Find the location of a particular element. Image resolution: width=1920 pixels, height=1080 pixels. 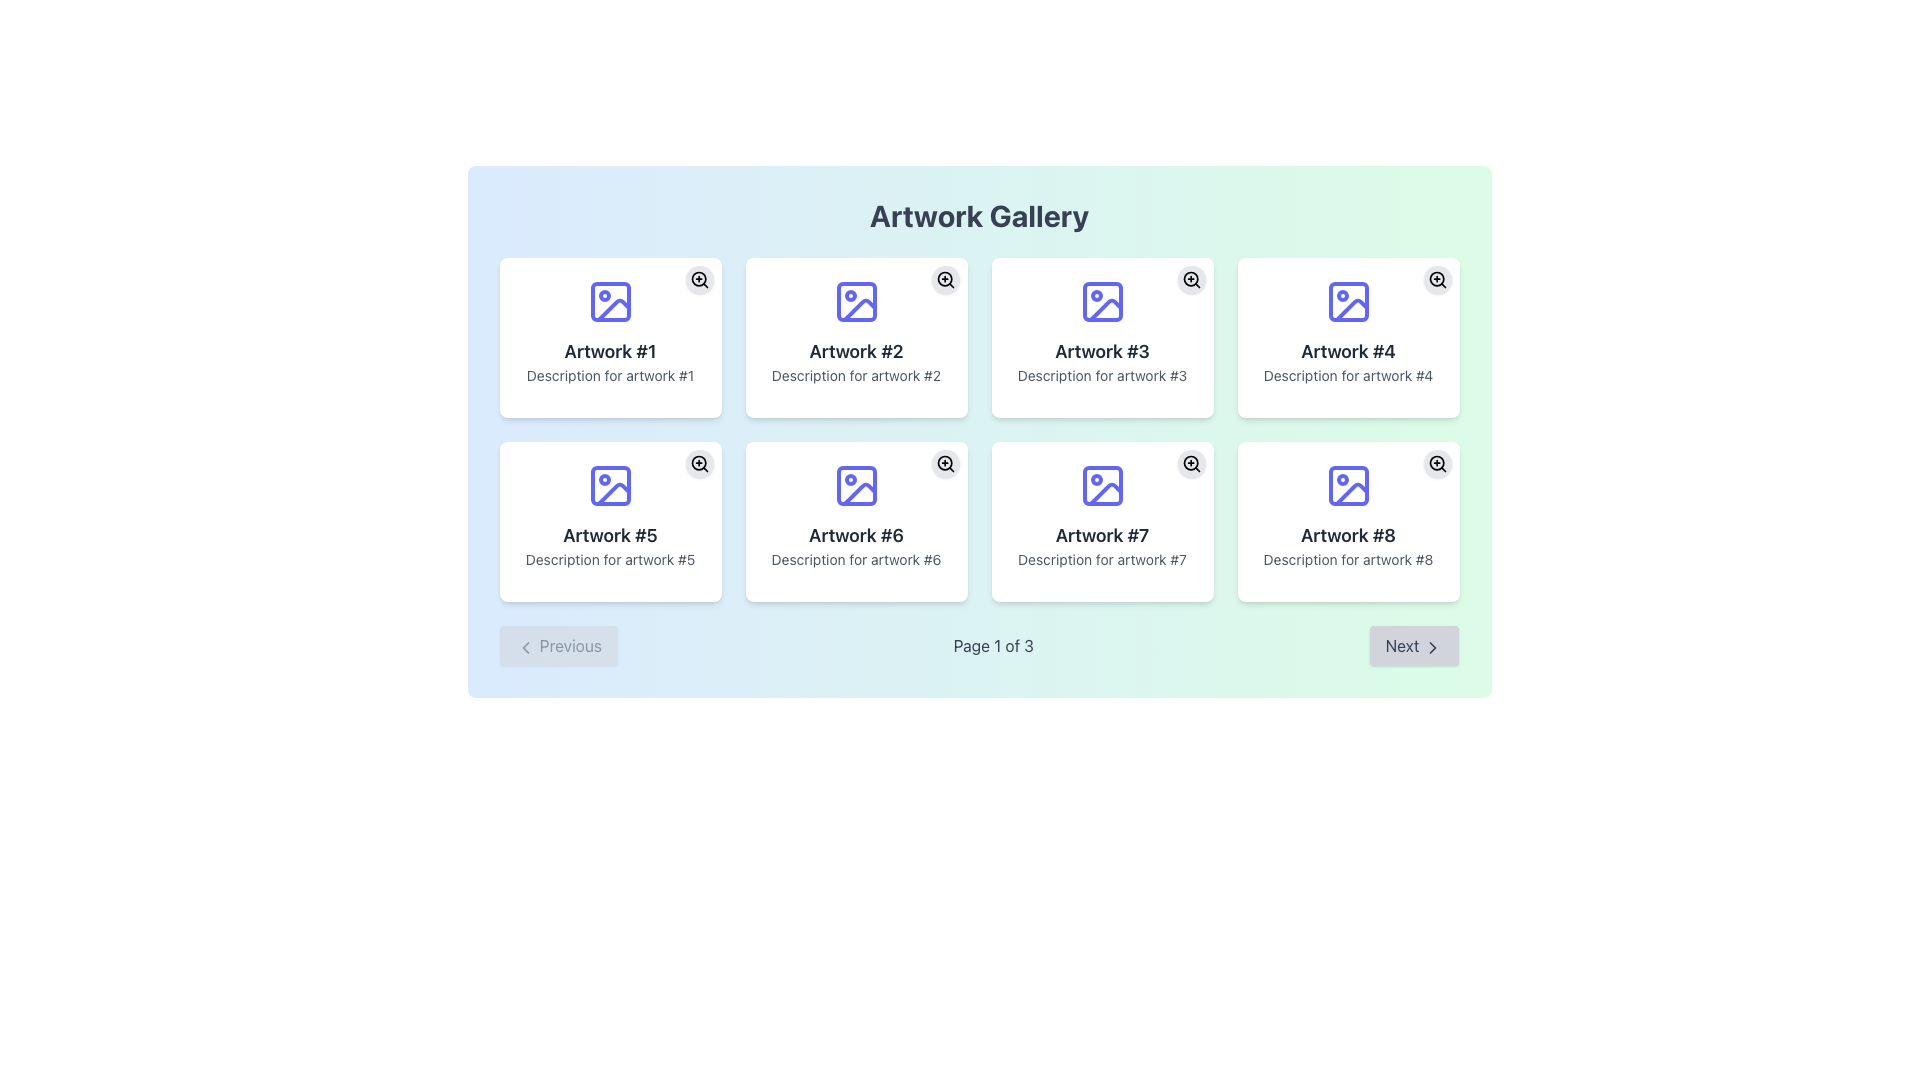

the thumbnail icon representing 'Artwork #6' in the artwork gallery grid layout is located at coordinates (856, 486).